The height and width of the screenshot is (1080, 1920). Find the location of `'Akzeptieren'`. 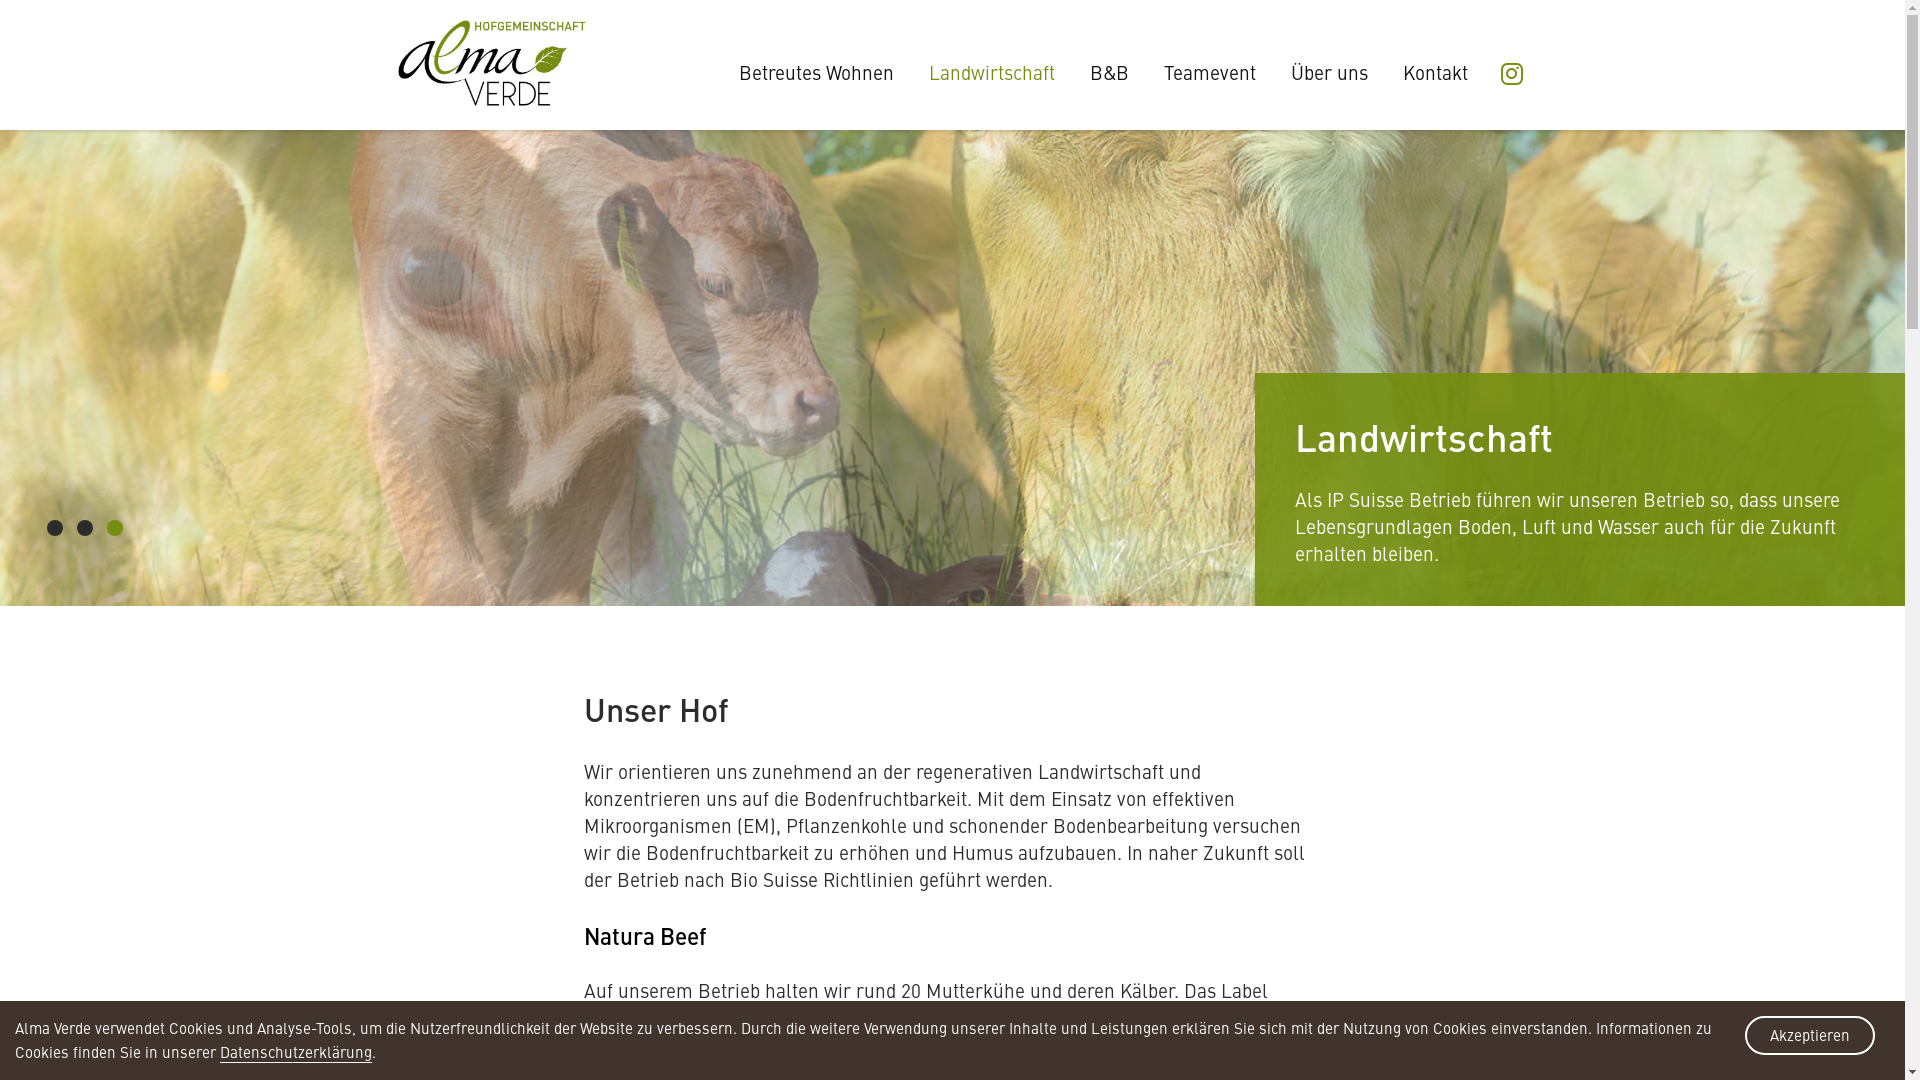

'Akzeptieren' is located at coordinates (1809, 1035).